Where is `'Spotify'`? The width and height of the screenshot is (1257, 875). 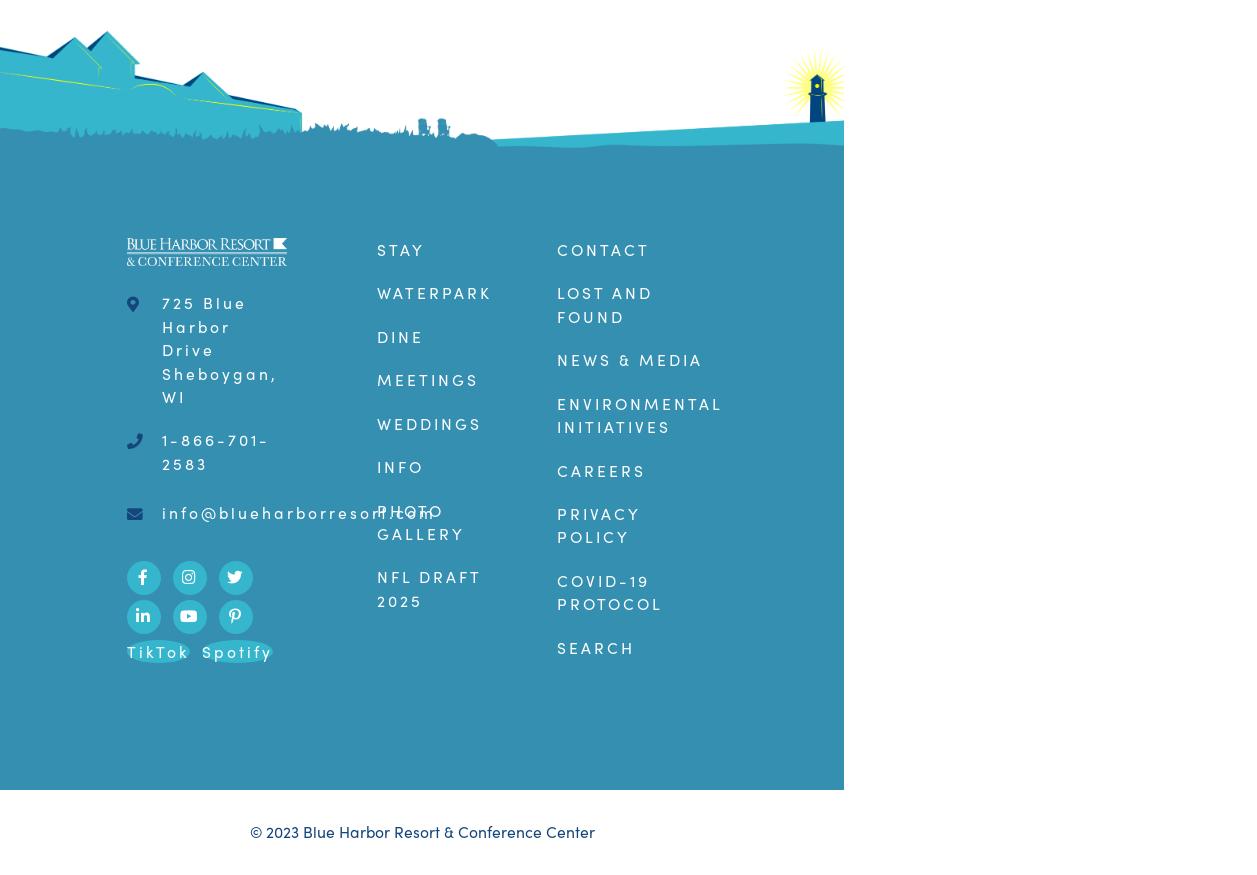
'Spotify' is located at coordinates (236, 649).